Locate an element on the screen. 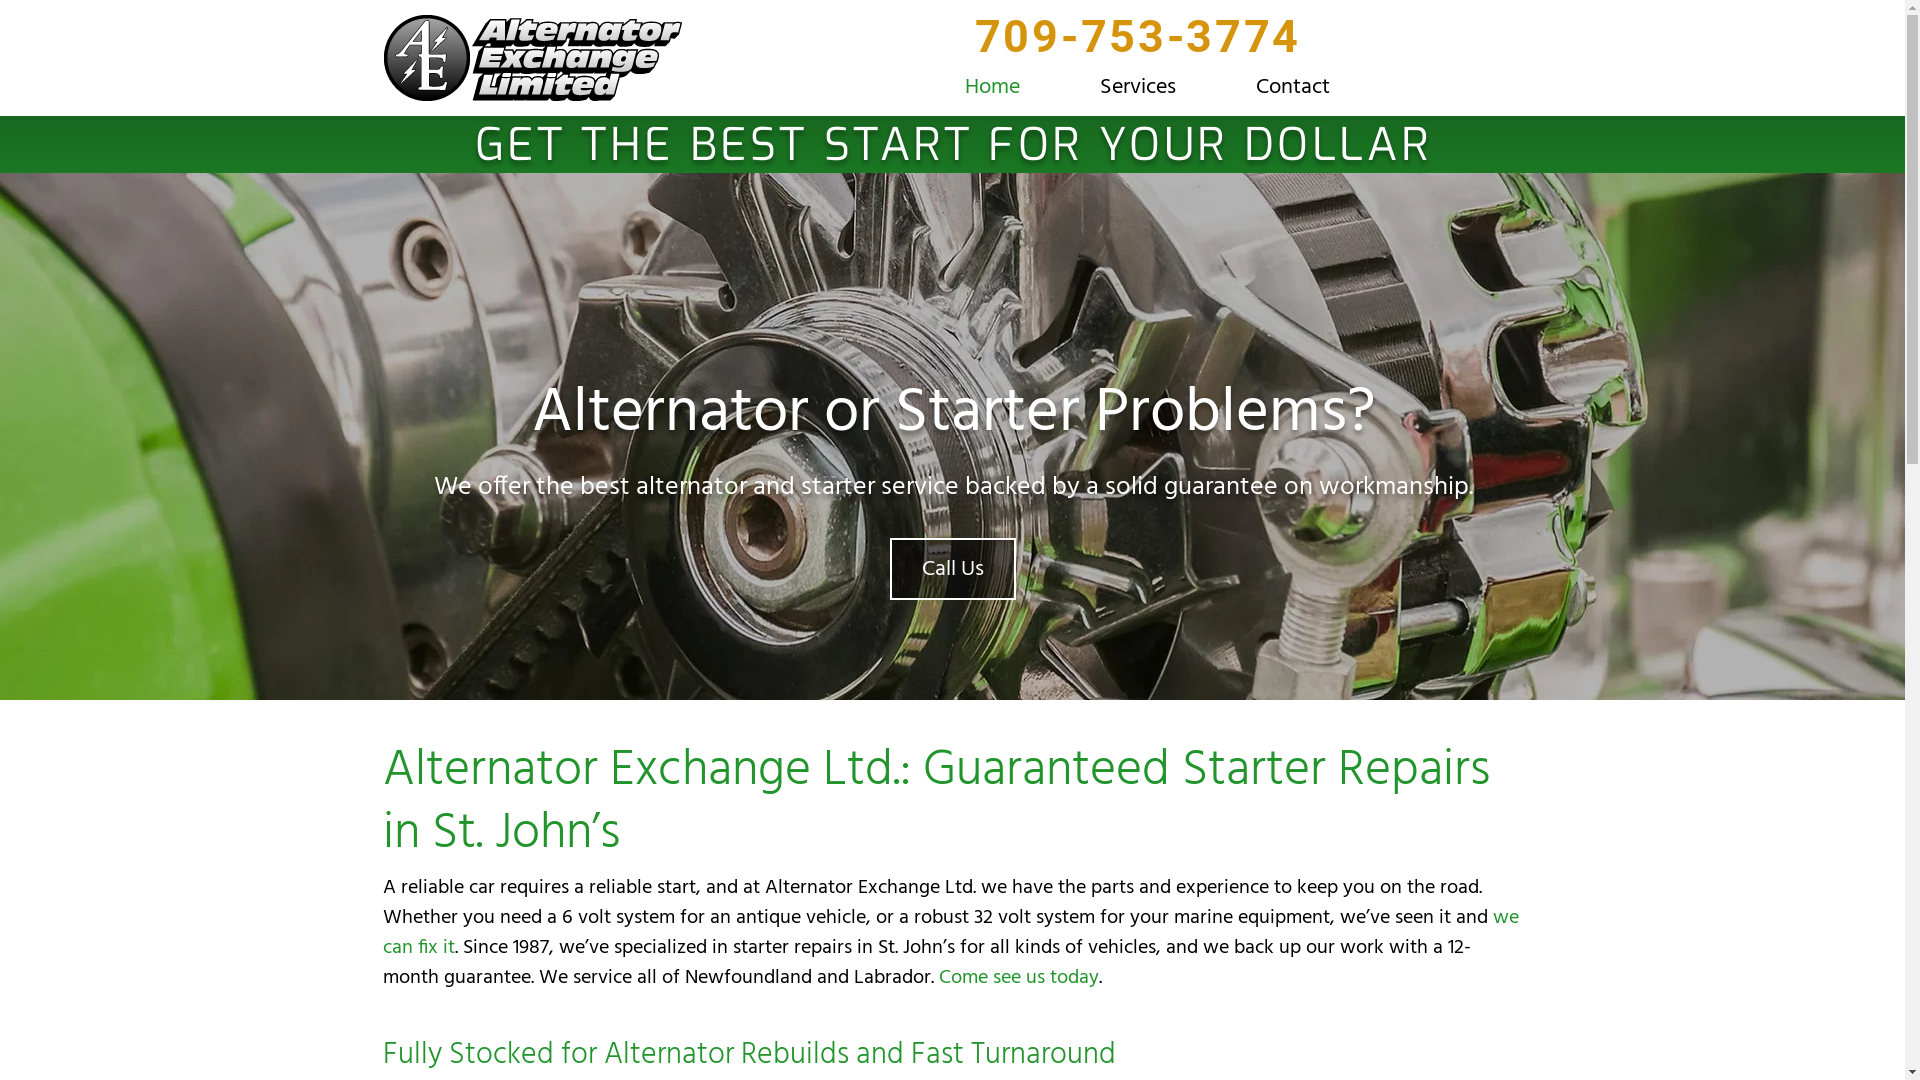  '709-753-3774' is located at coordinates (1137, 47).